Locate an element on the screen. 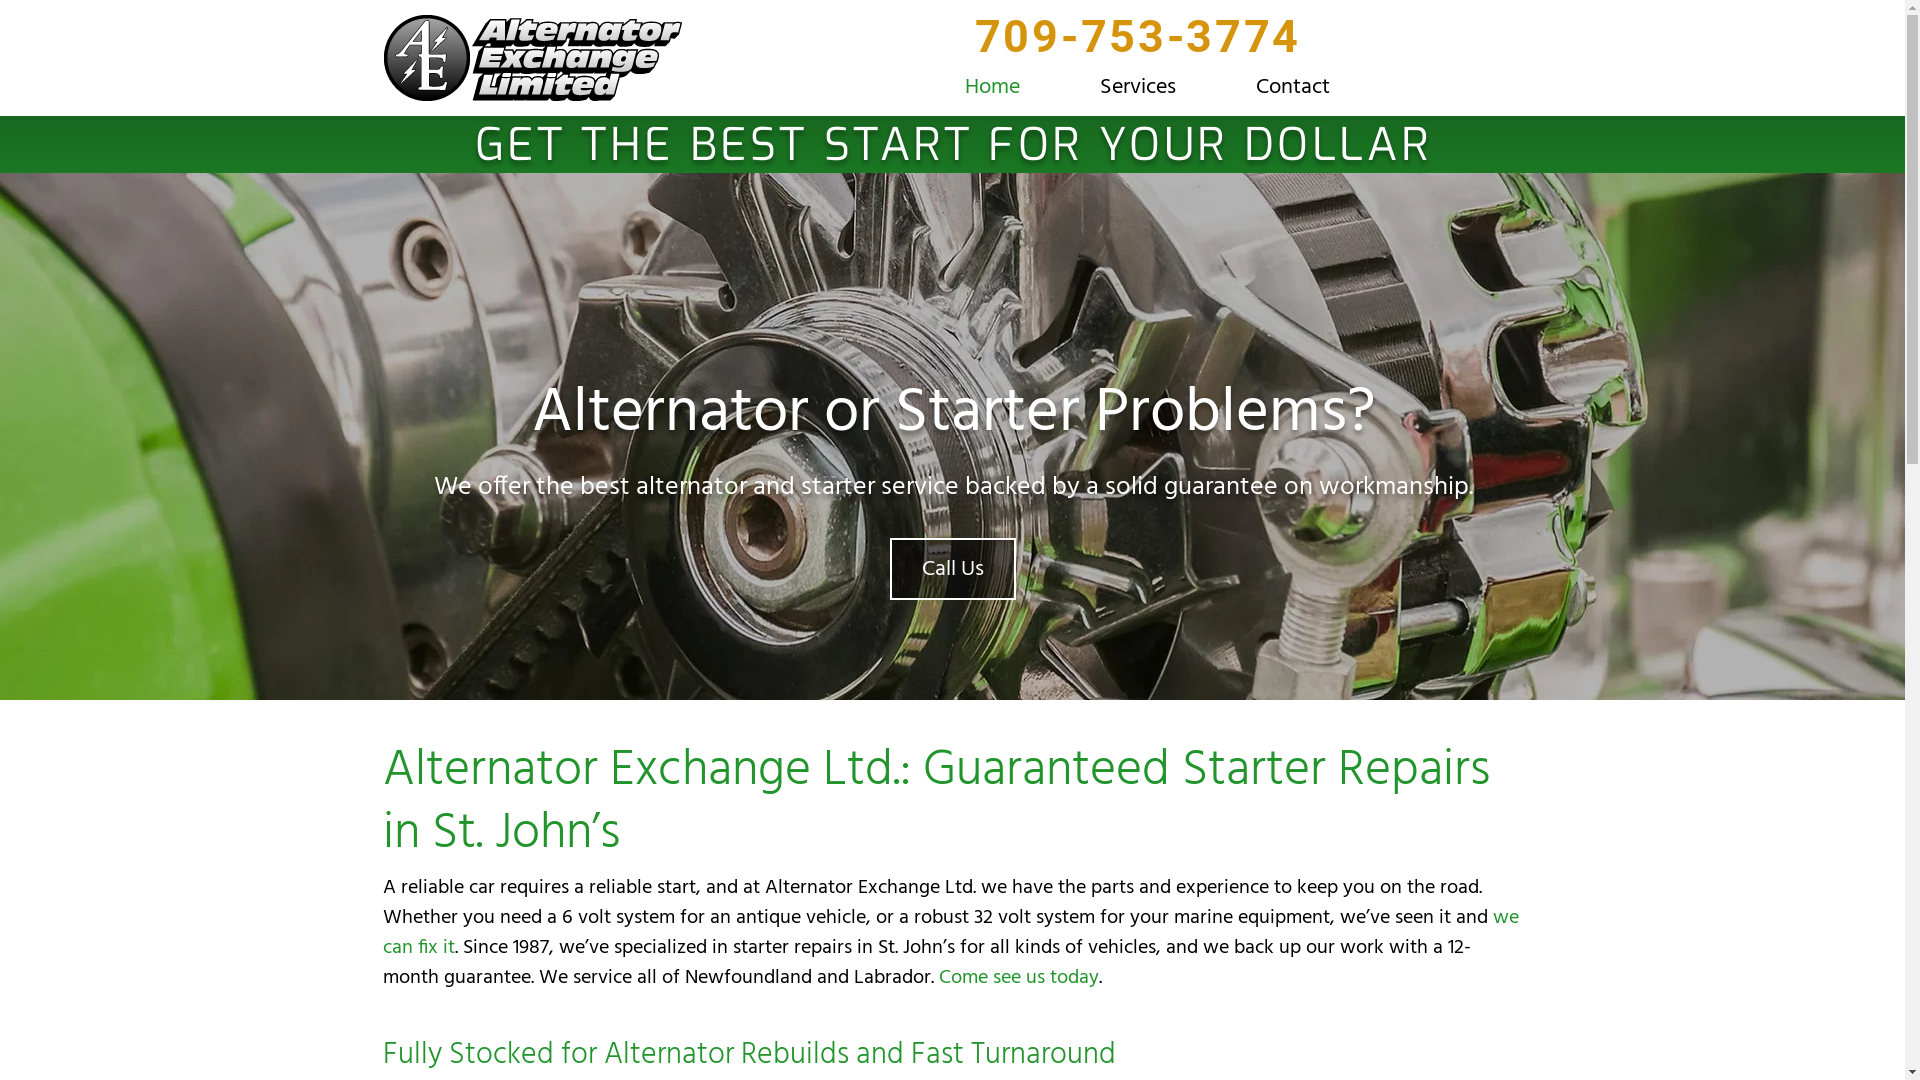  '709-753-3774' is located at coordinates (1137, 47).